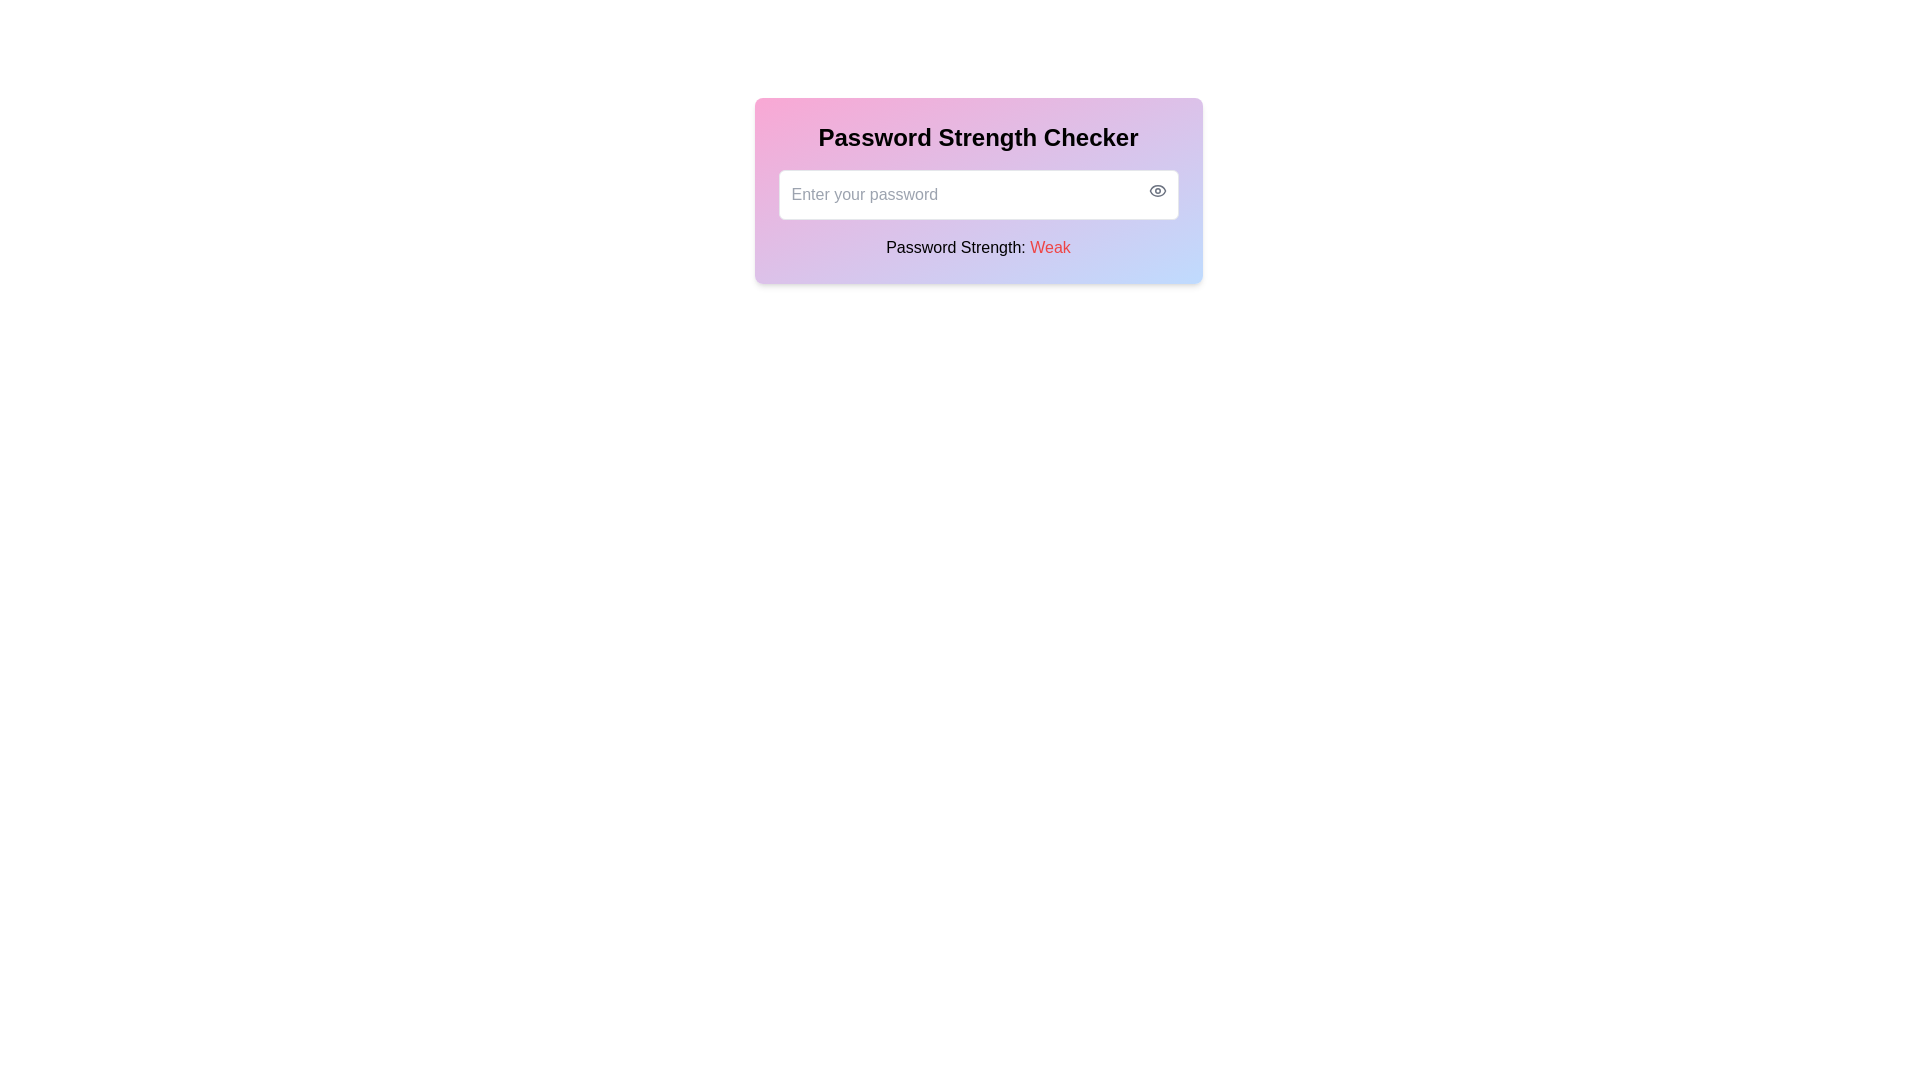 The image size is (1920, 1080). What do you see at coordinates (978, 137) in the screenshot?
I see `text label heading 'Password Strength Checker' which serves as the title for the interface, indicating its primary purpose to the user` at bounding box center [978, 137].